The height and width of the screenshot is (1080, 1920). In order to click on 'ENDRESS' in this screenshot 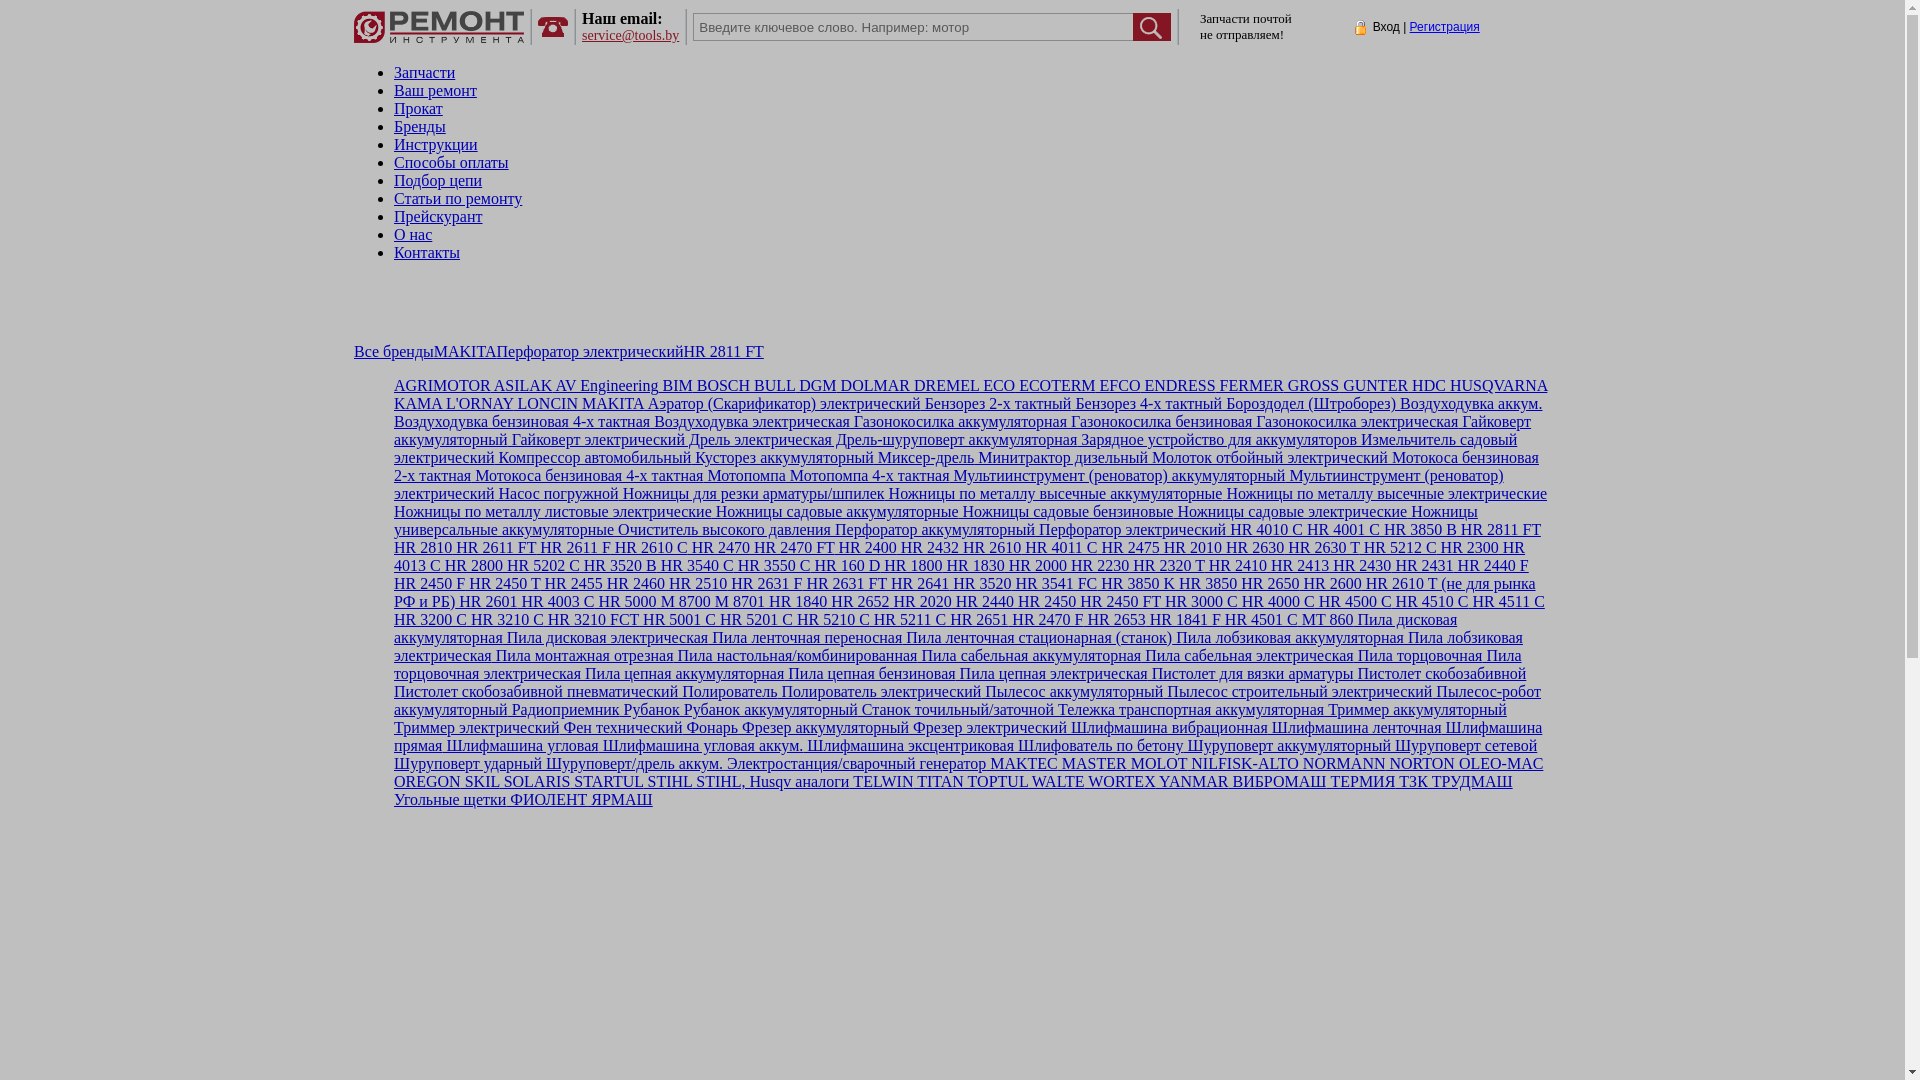, I will do `click(1177, 385)`.